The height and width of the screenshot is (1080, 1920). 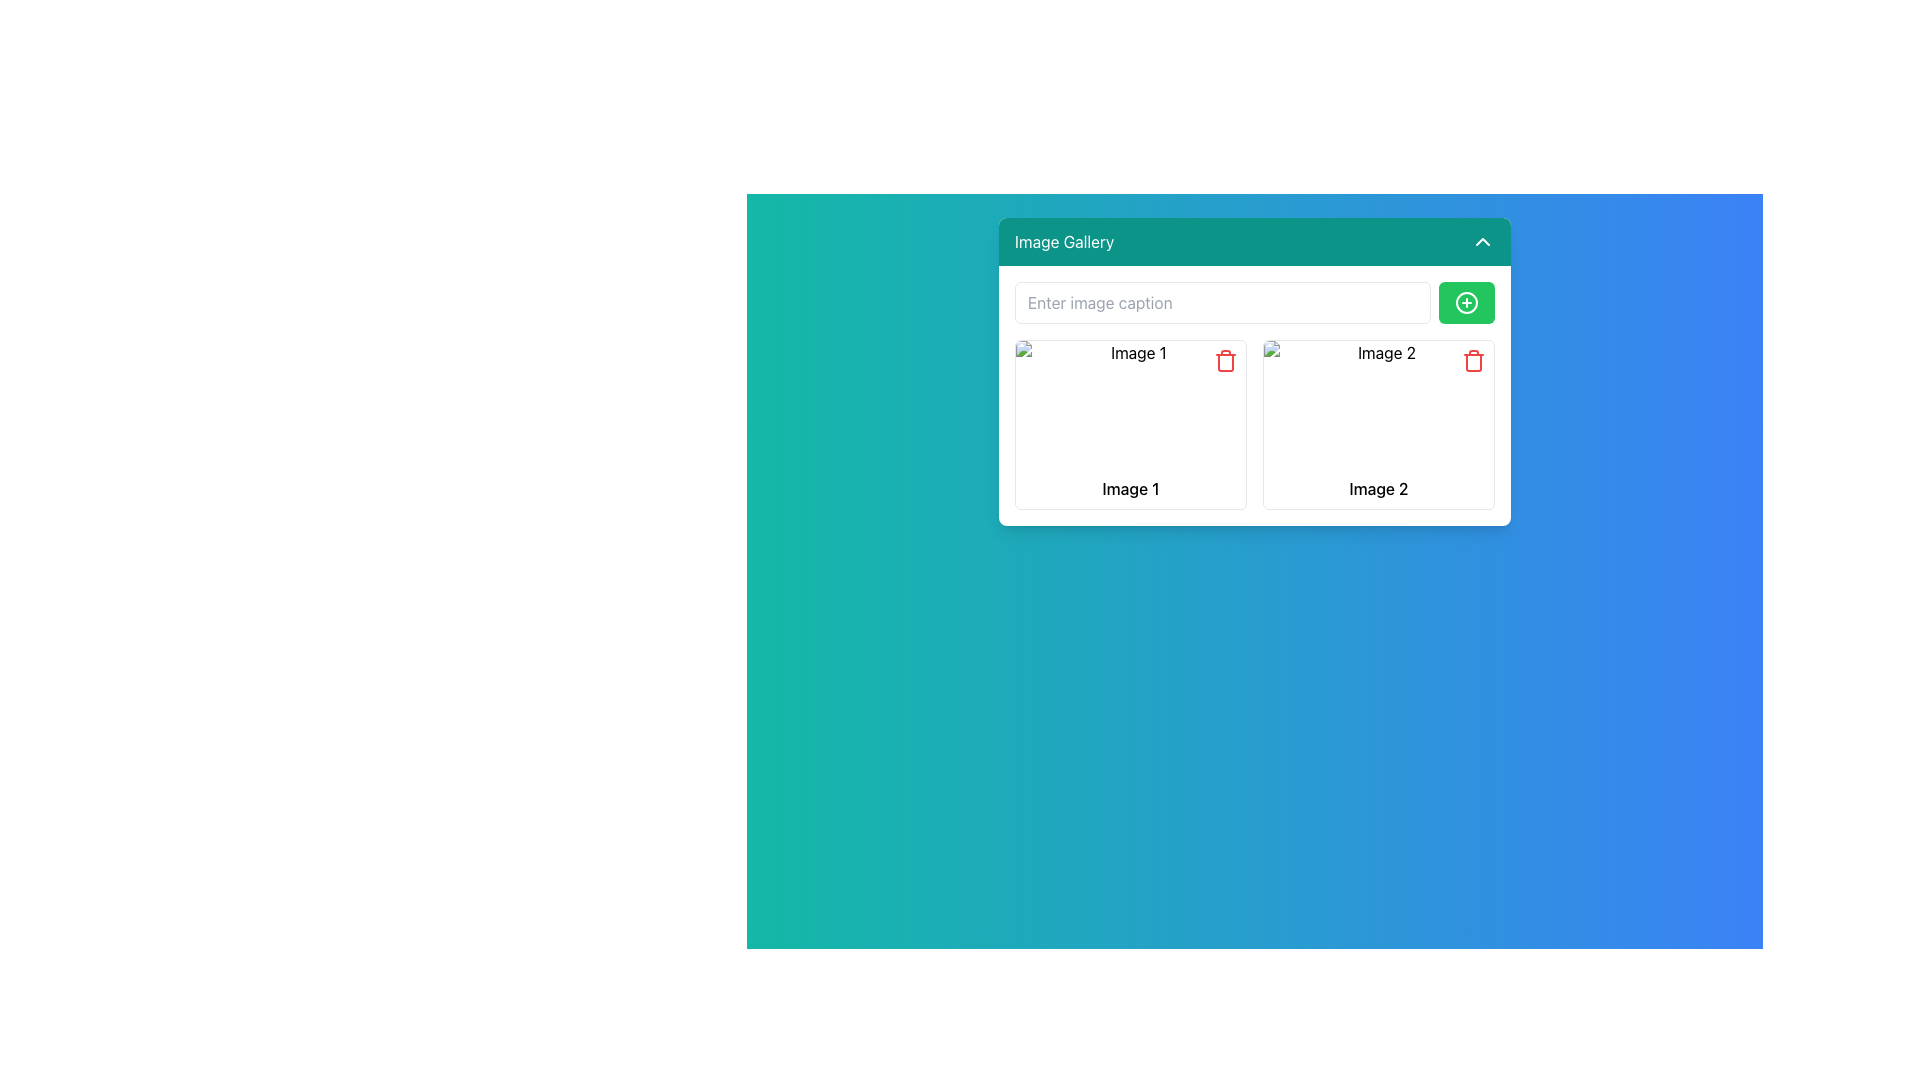 What do you see at coordinates (1483, 241) in the screenshot?
I see `the upward-pointing chevron icon button in the teal-colored header of the 'Image Gallery' section` at bounding box center [1483, 241].